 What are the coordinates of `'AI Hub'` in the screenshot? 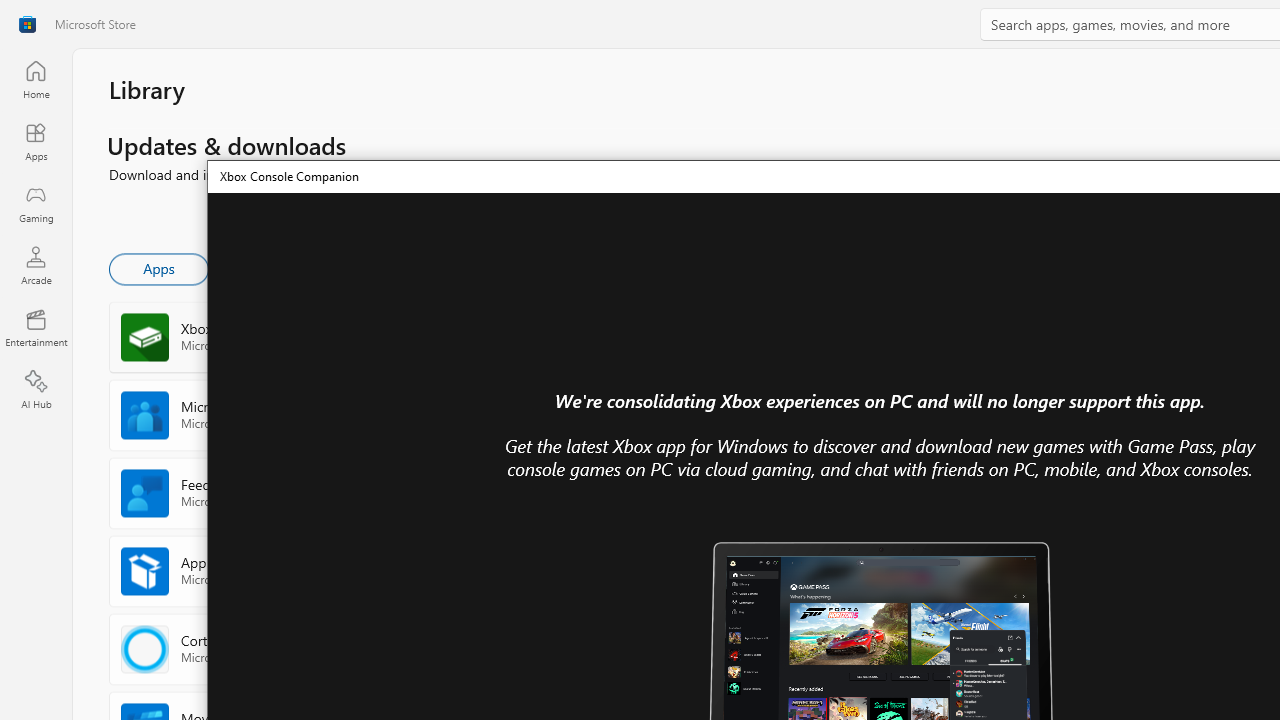 It's located at (35, 390).